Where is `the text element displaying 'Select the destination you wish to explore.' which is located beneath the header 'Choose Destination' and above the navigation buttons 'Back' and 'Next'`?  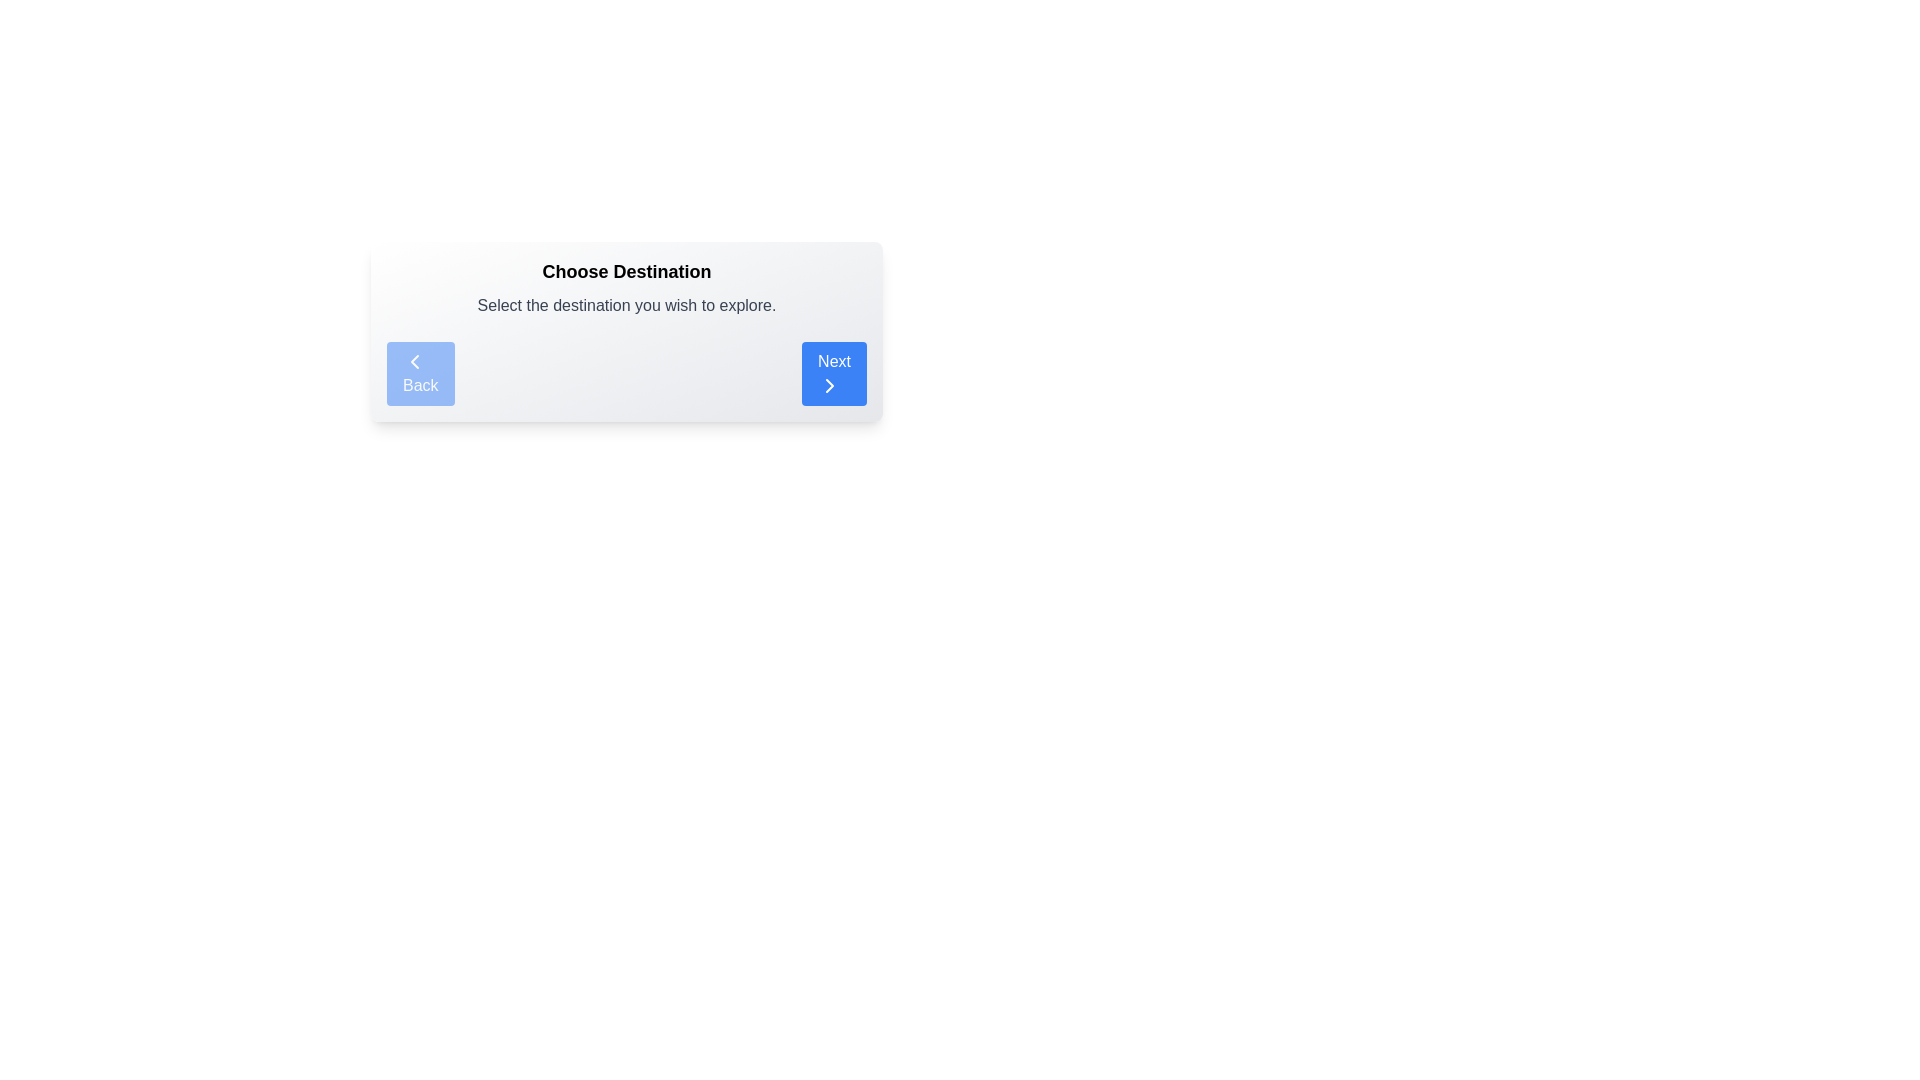 the text element displaying 'Select the destination you wish to explore.' which is located beneath the header 'Choose Destination' and above the navigation buttons 'Back' and 'Next' is located at coordinates (626, 305).